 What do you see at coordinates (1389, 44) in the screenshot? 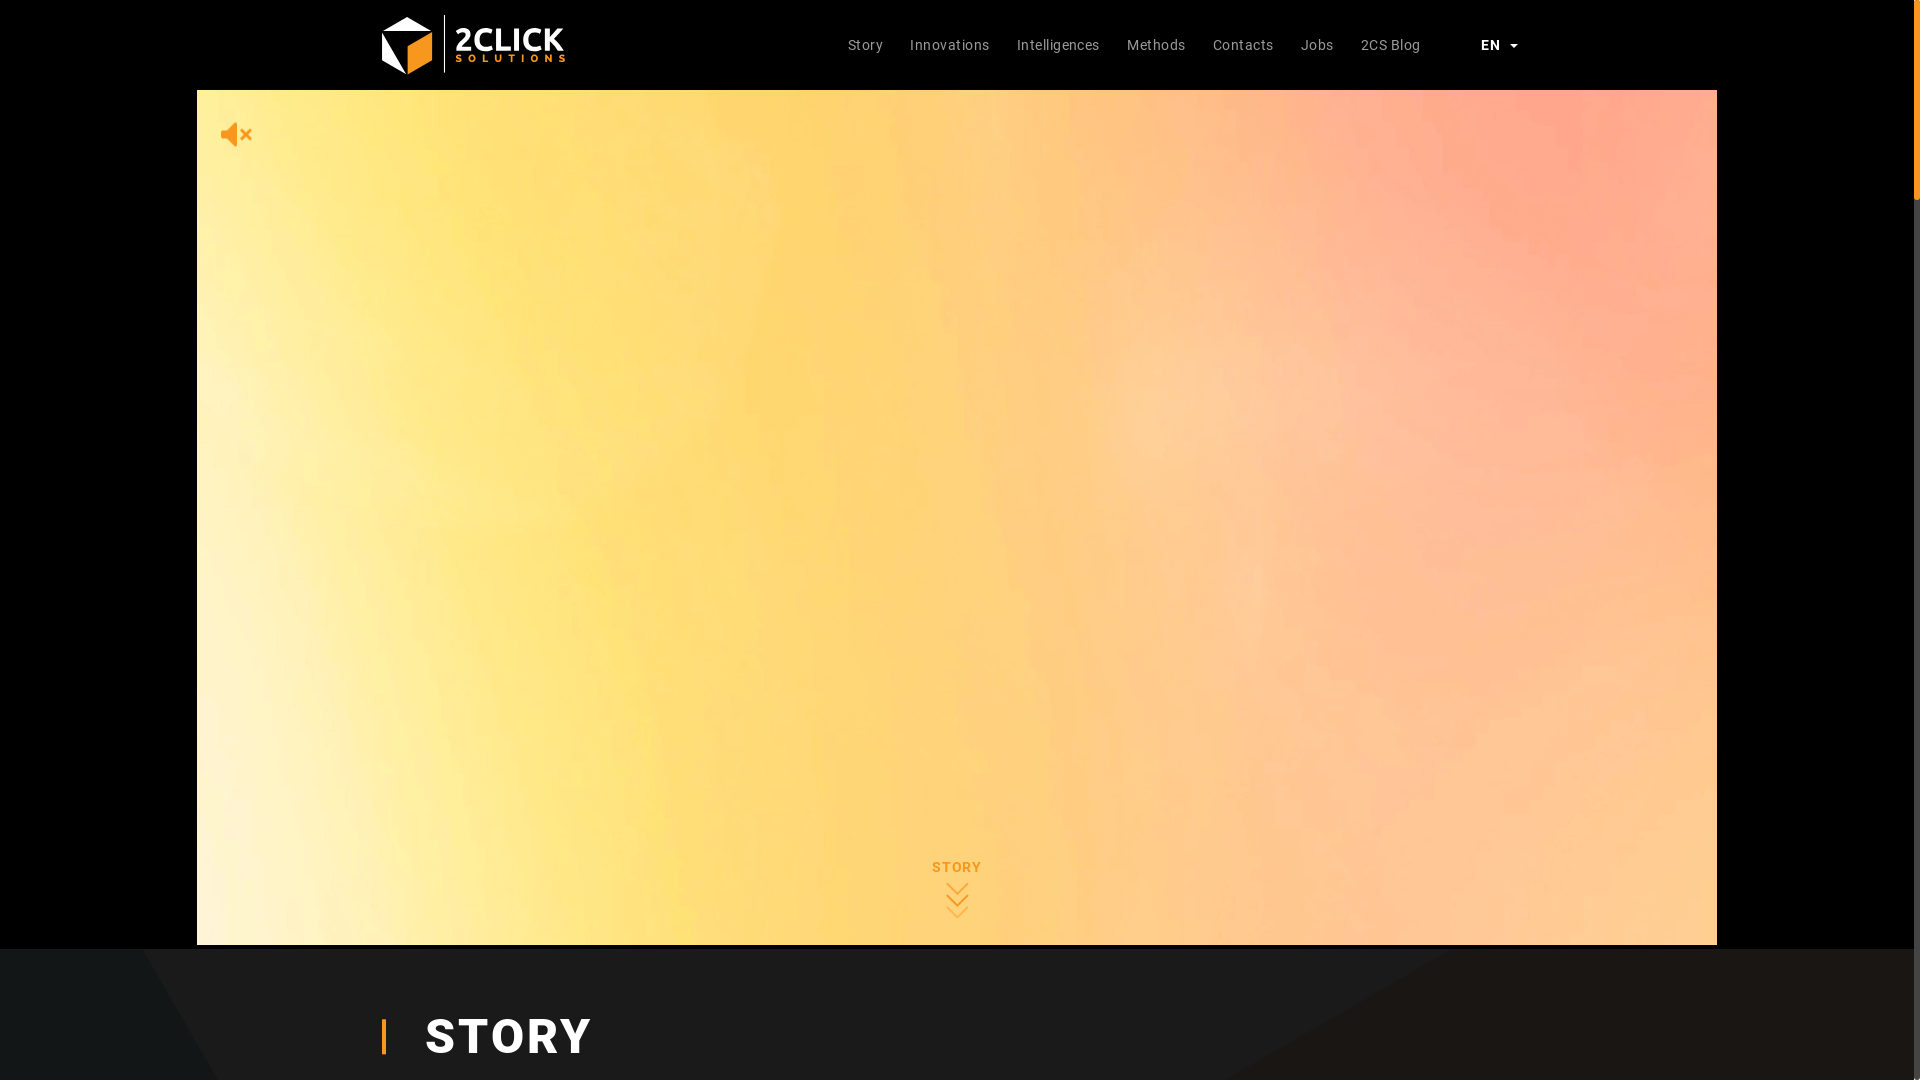
I see `'2CS Blog'` at bounding box center [1389, 44].